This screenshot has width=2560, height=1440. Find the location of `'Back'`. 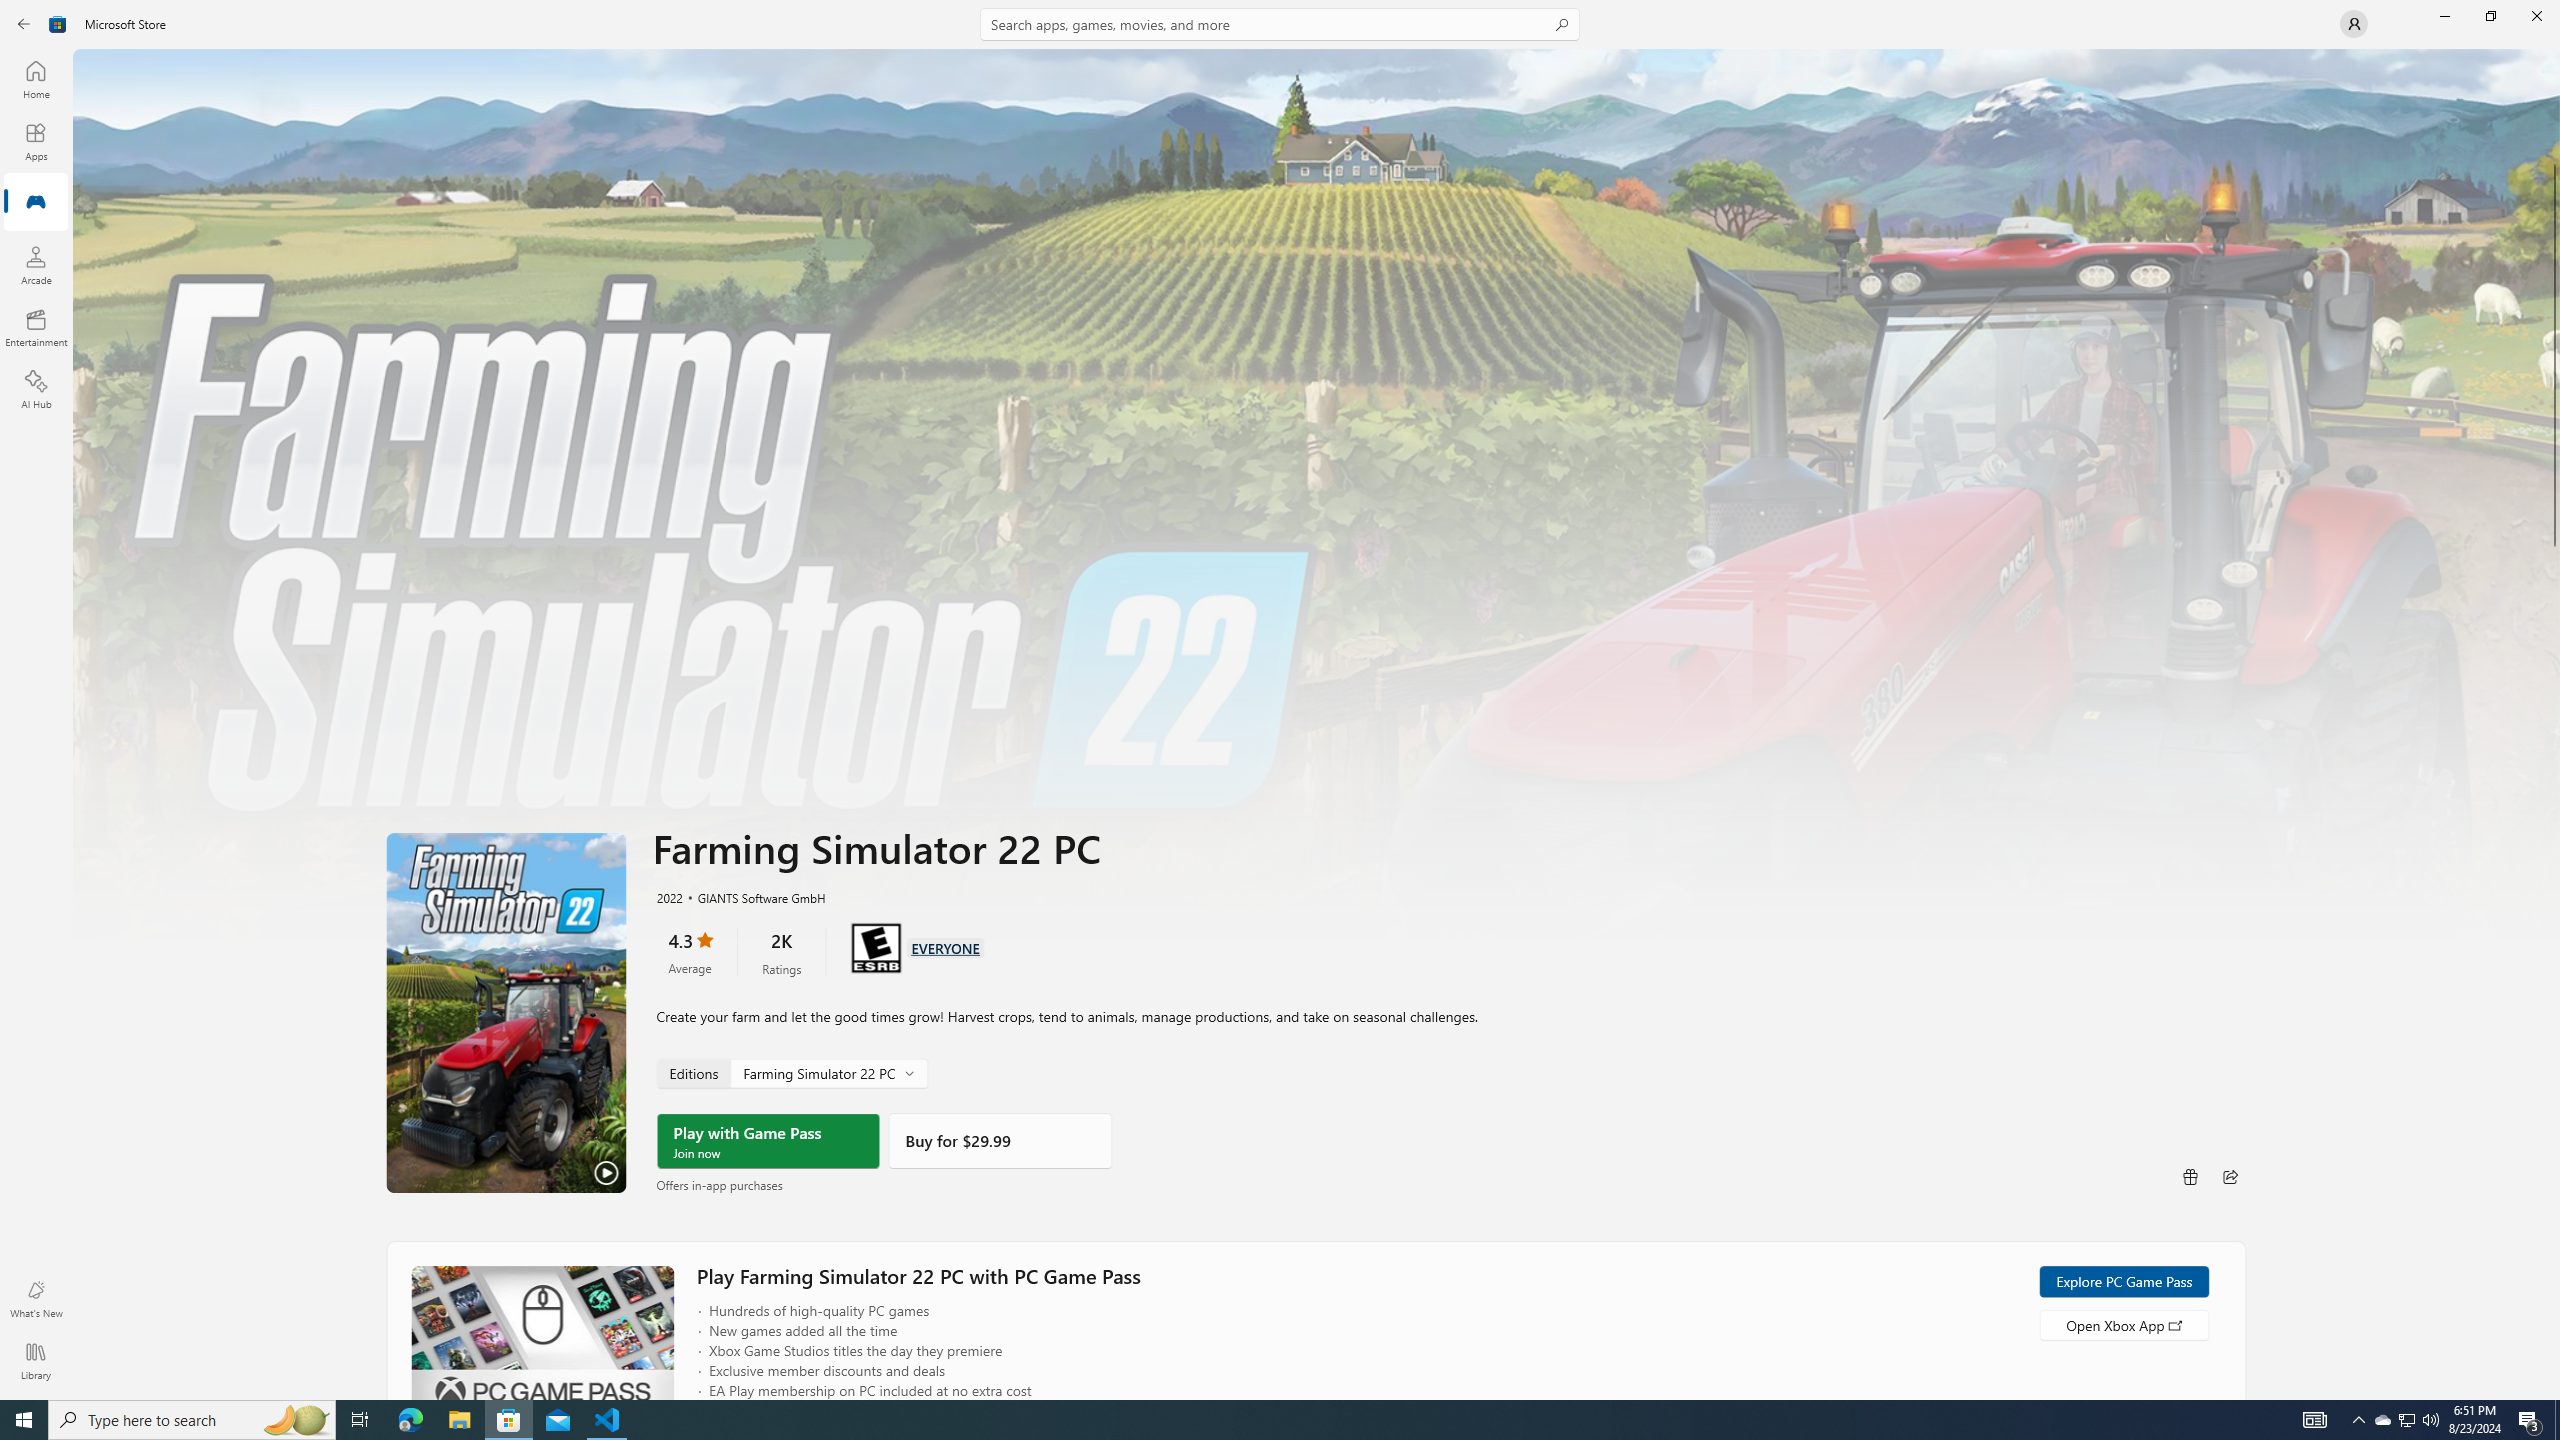

'Back' is located at coordinates (24, 22).